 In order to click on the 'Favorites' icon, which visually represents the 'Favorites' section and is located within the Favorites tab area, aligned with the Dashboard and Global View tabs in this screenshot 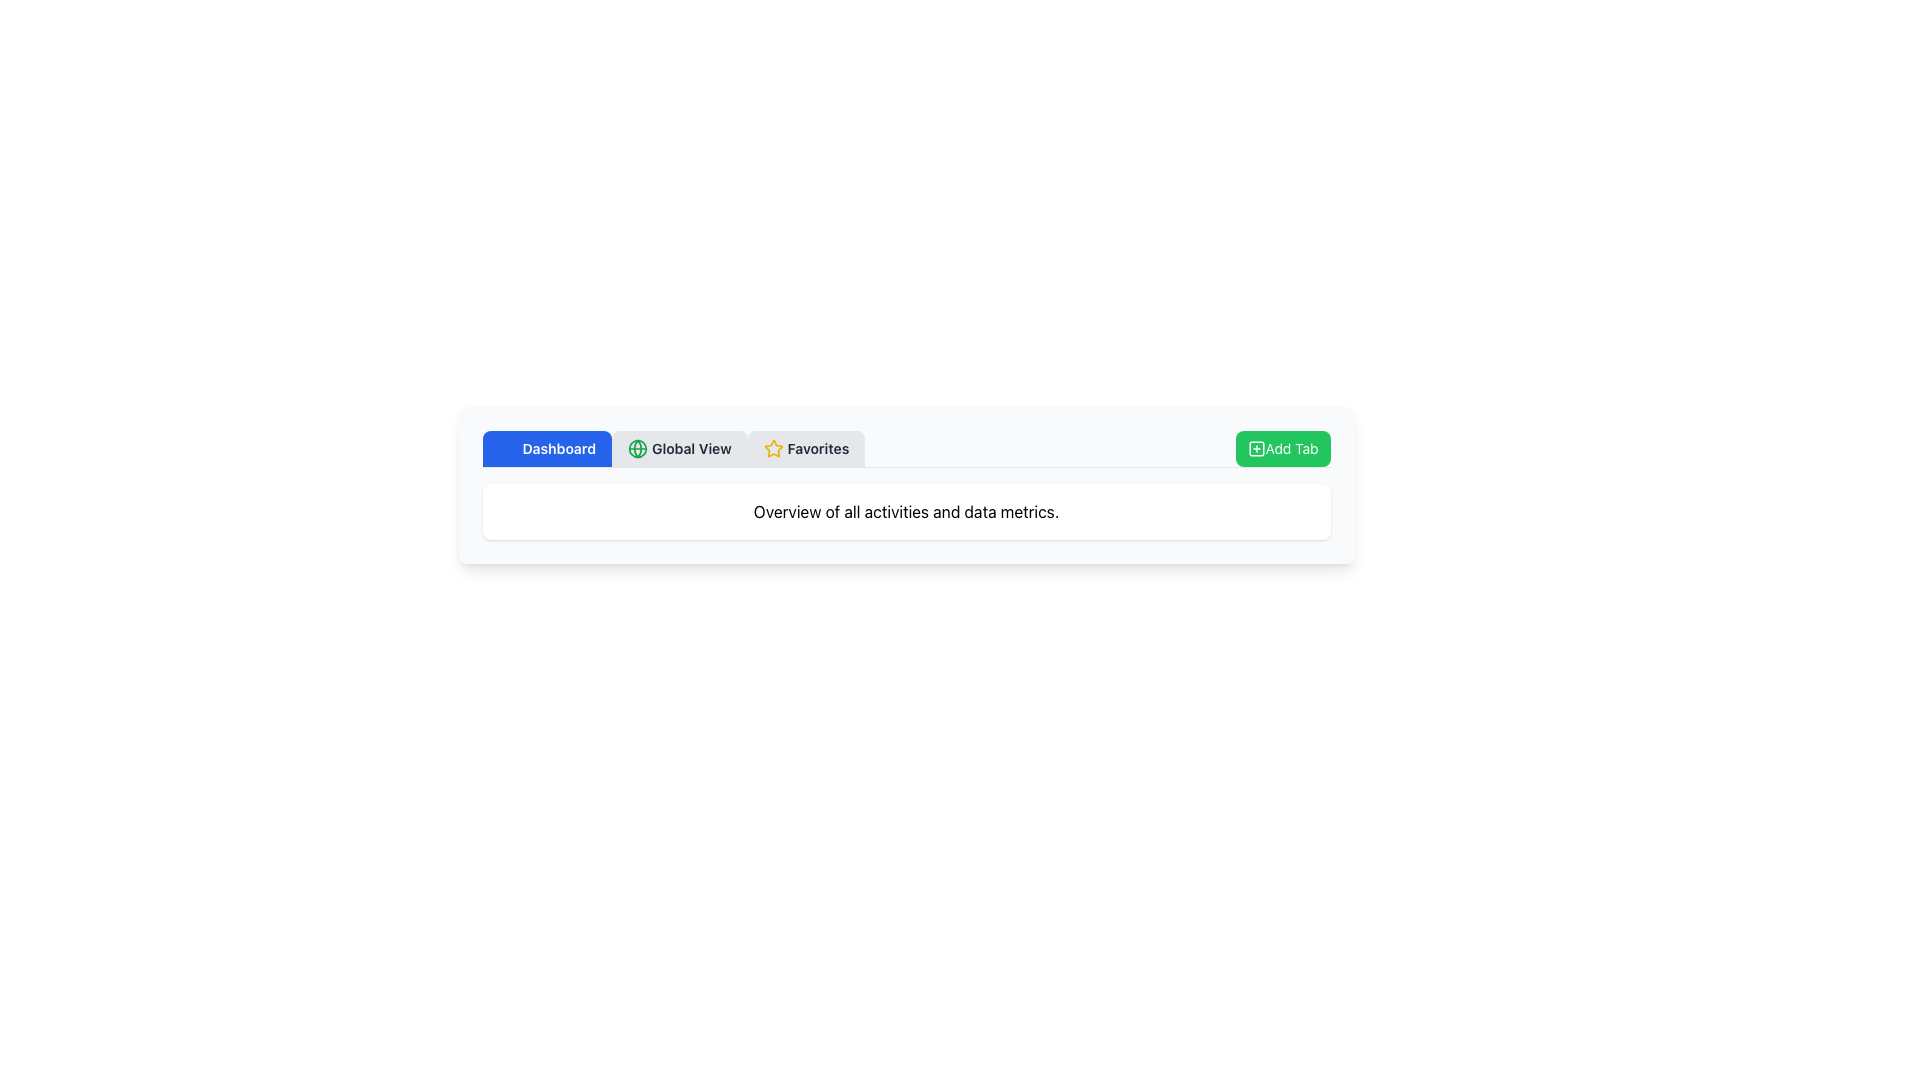, I will do `click(772, 447)`.